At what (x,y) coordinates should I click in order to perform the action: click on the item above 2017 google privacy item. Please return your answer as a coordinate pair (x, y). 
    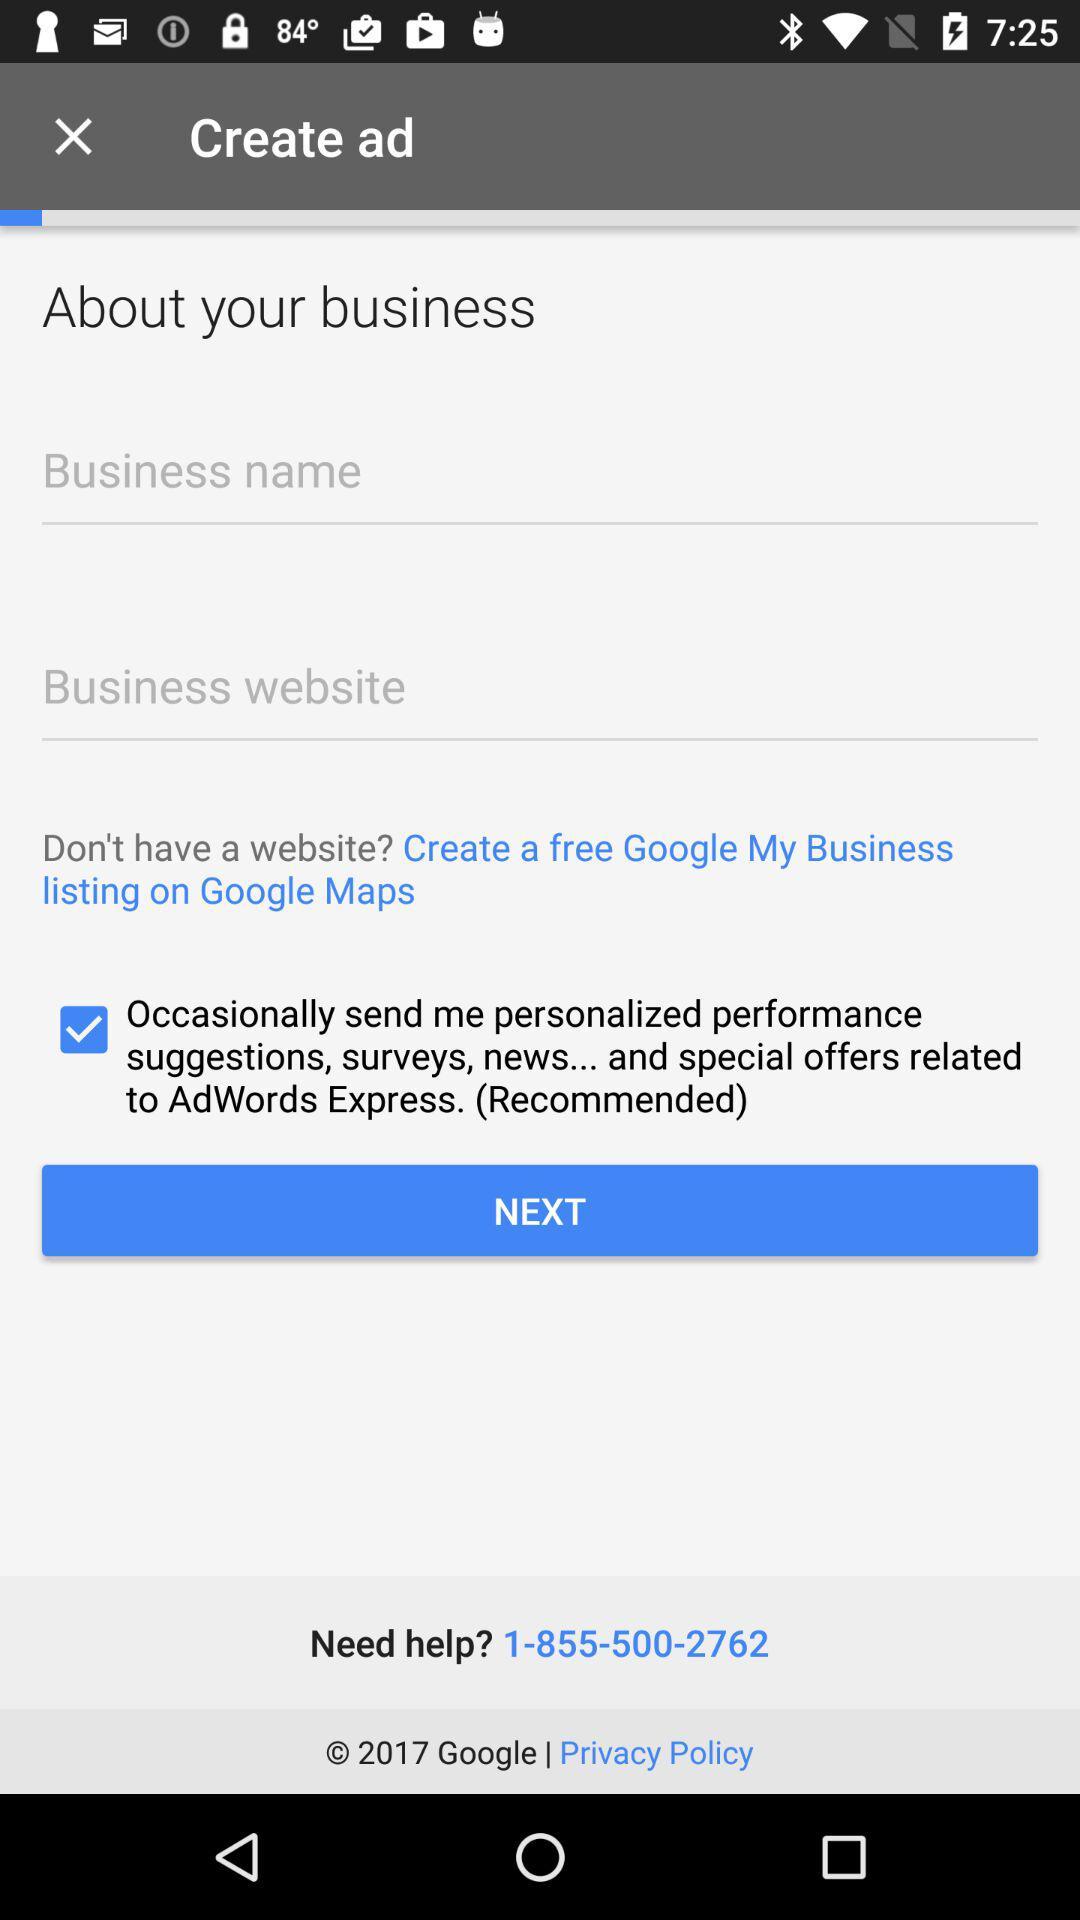
    Looking at the image, I should click on (538, 1642).